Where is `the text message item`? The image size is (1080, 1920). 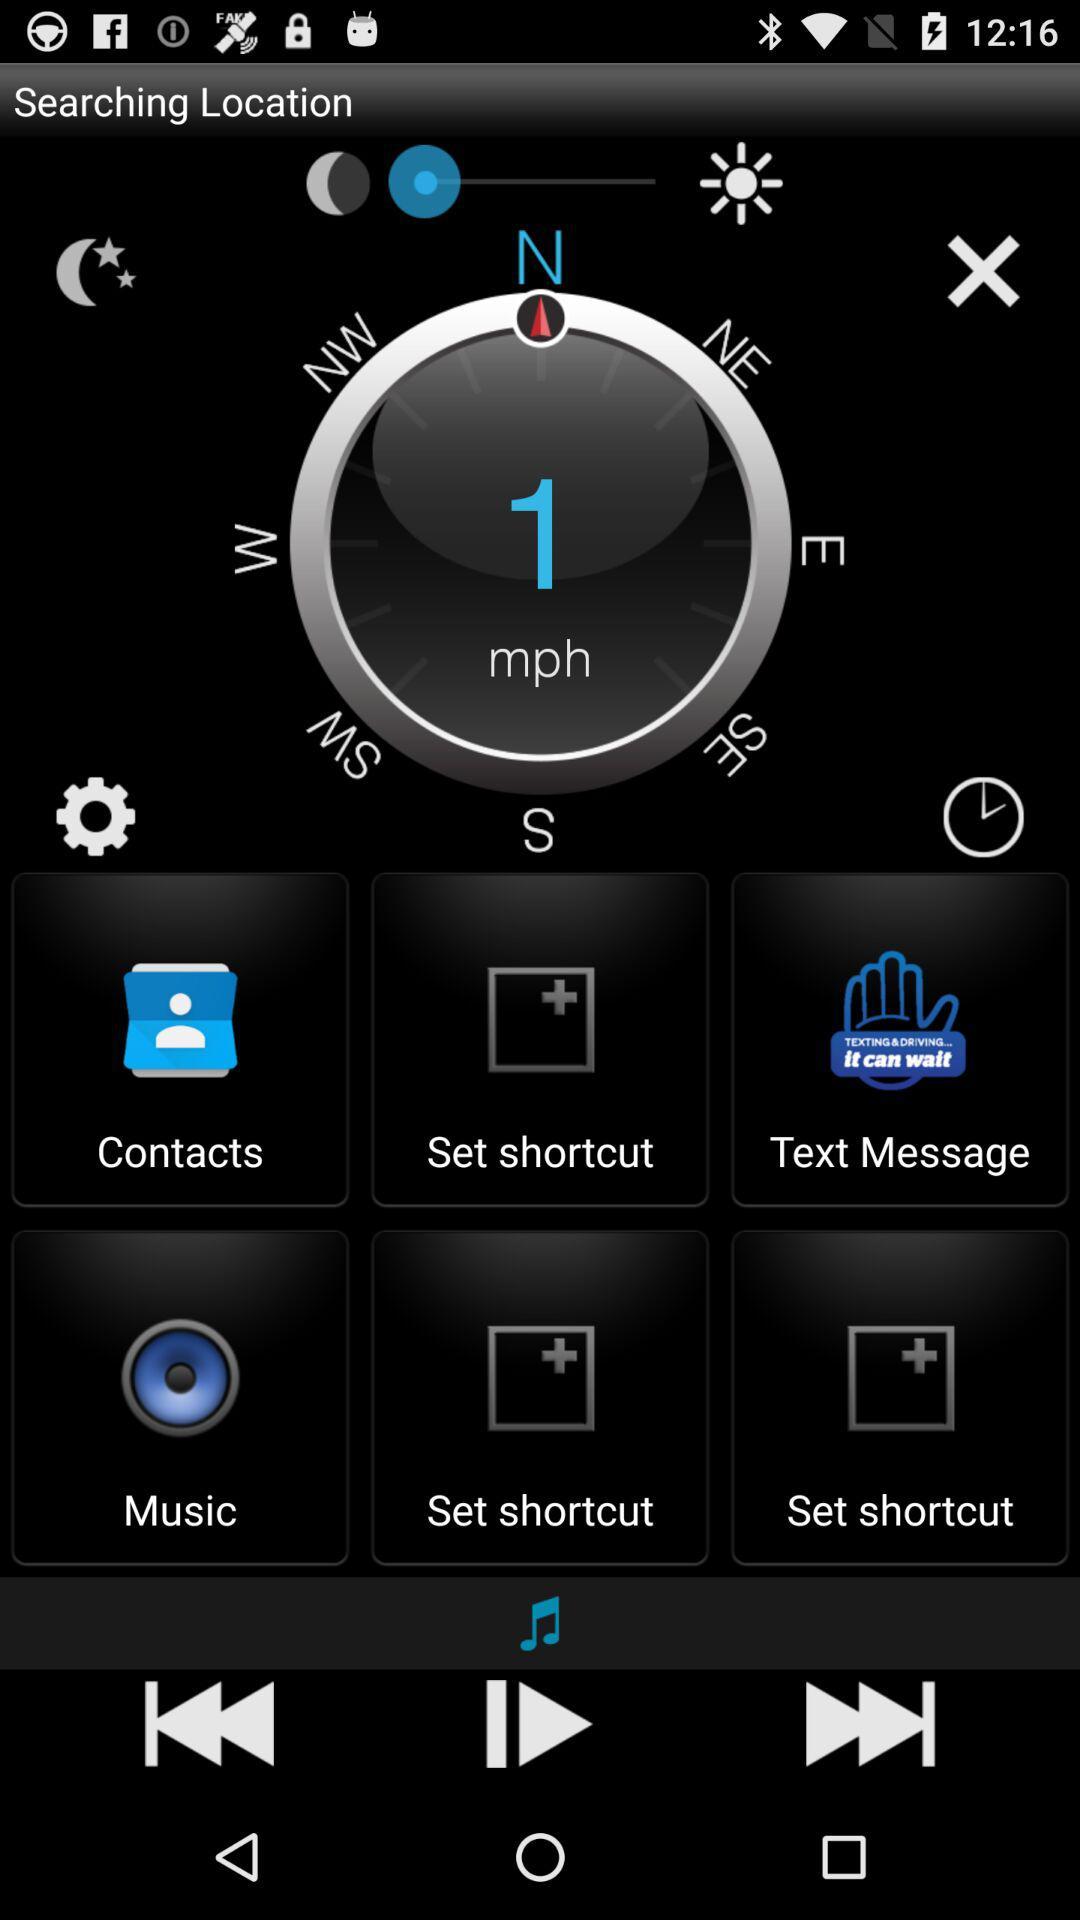 the text message item is located at coordinates (898, 1170).